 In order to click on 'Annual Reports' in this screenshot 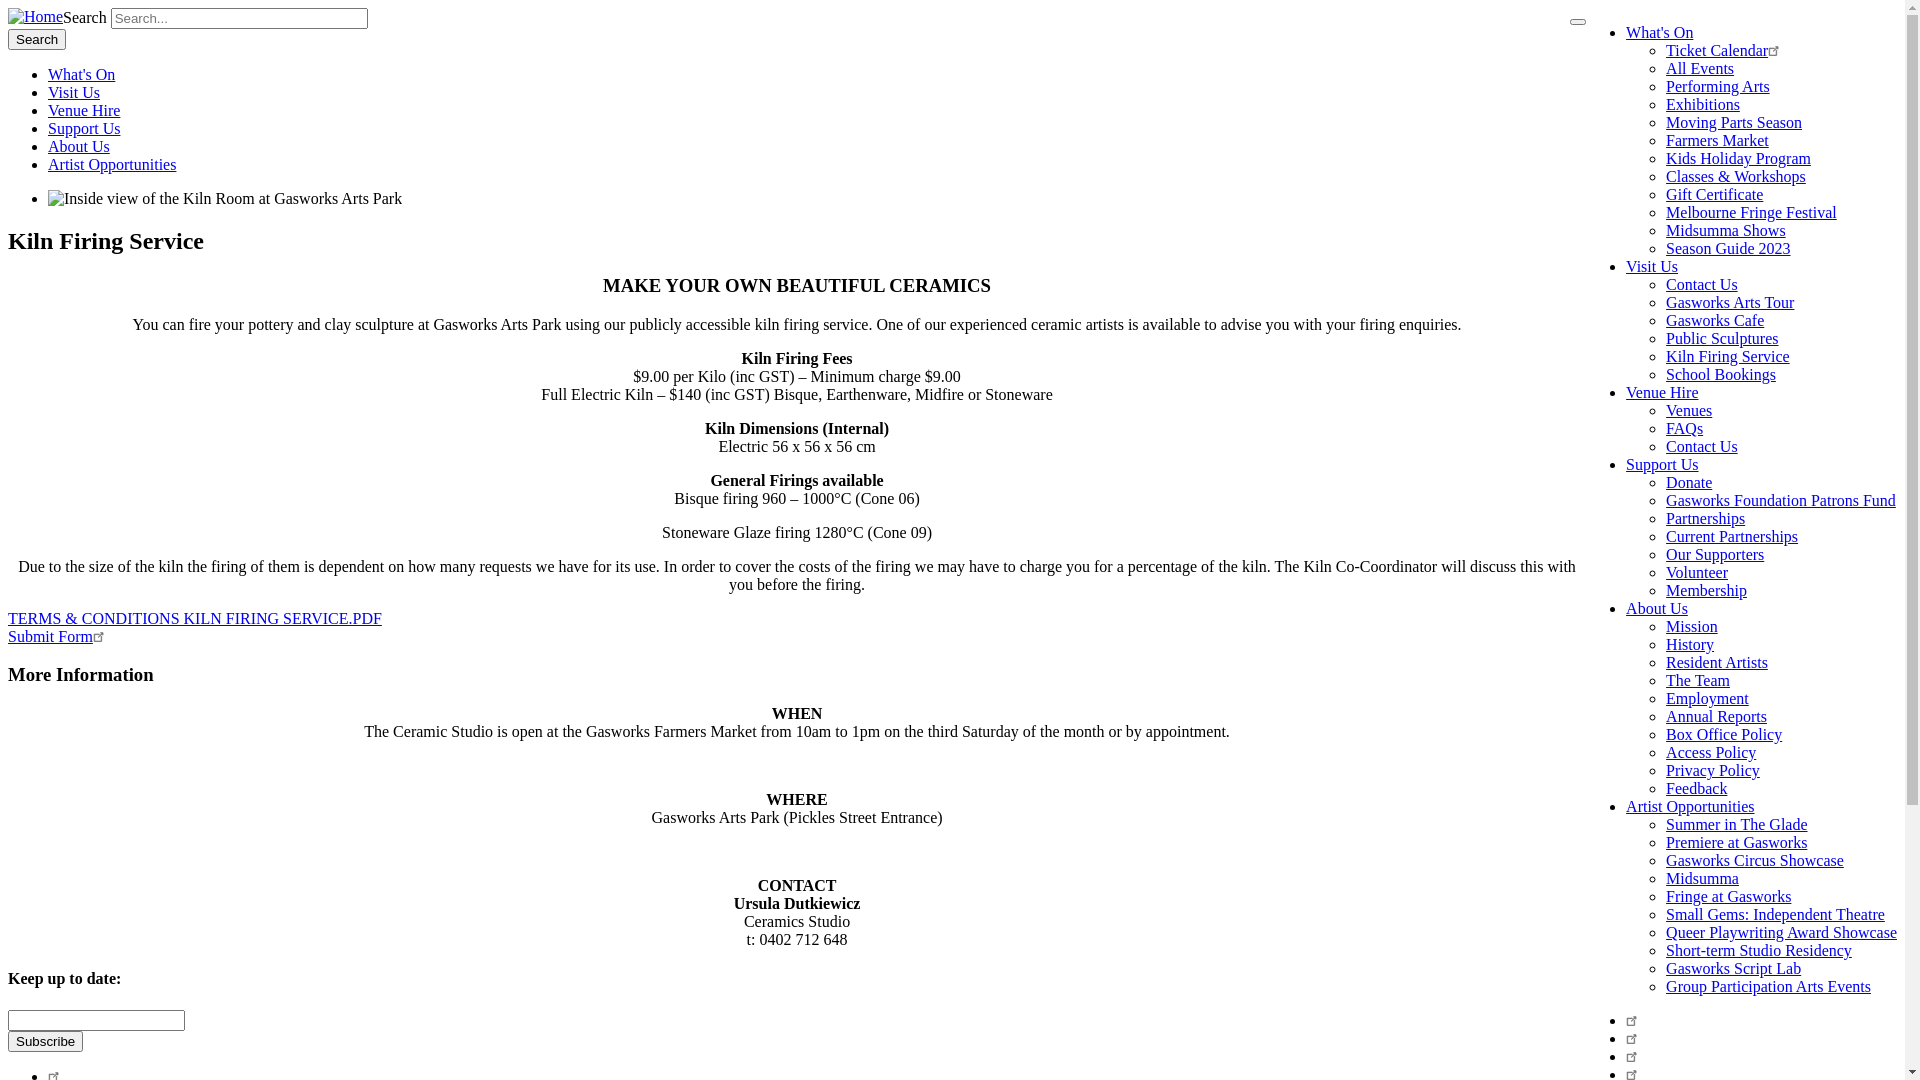, I will do `click(1715, 715)`.